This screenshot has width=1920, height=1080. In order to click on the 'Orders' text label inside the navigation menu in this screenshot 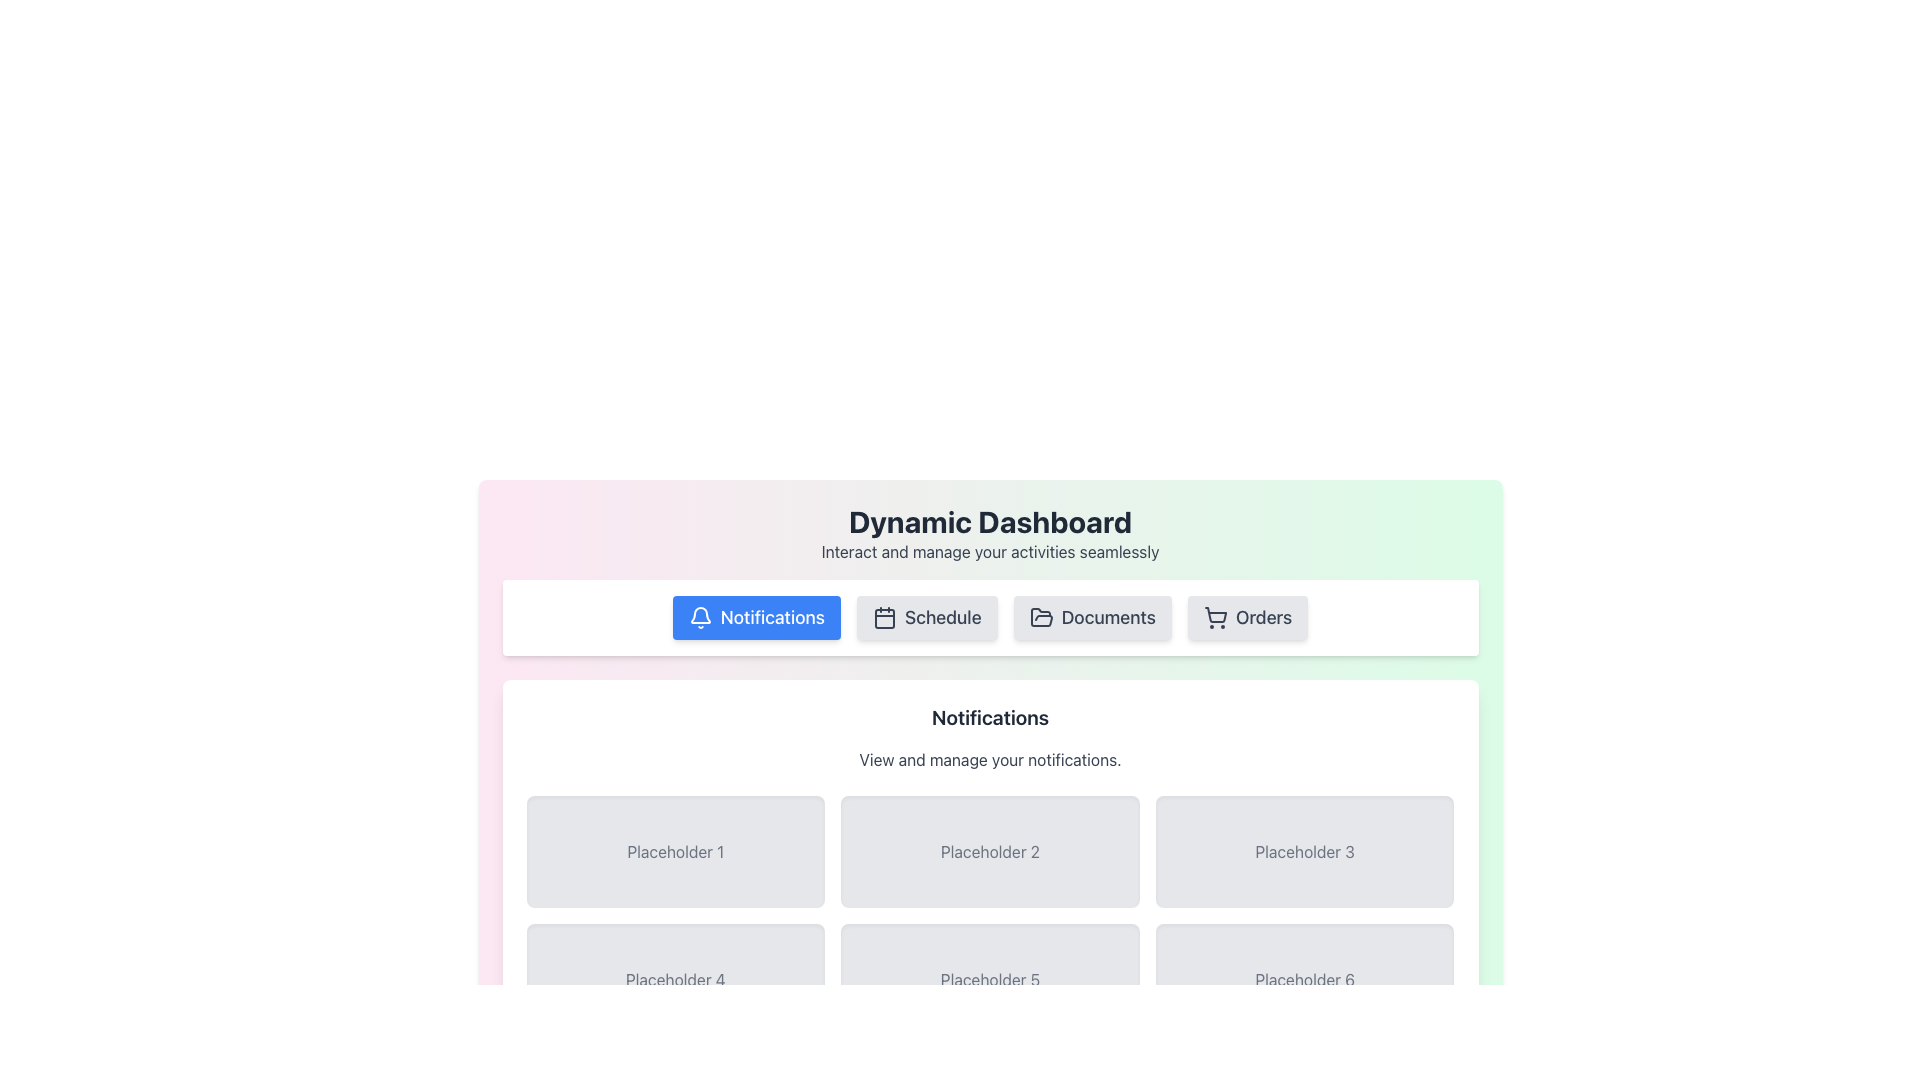, I will do `click(1263, 616)`.